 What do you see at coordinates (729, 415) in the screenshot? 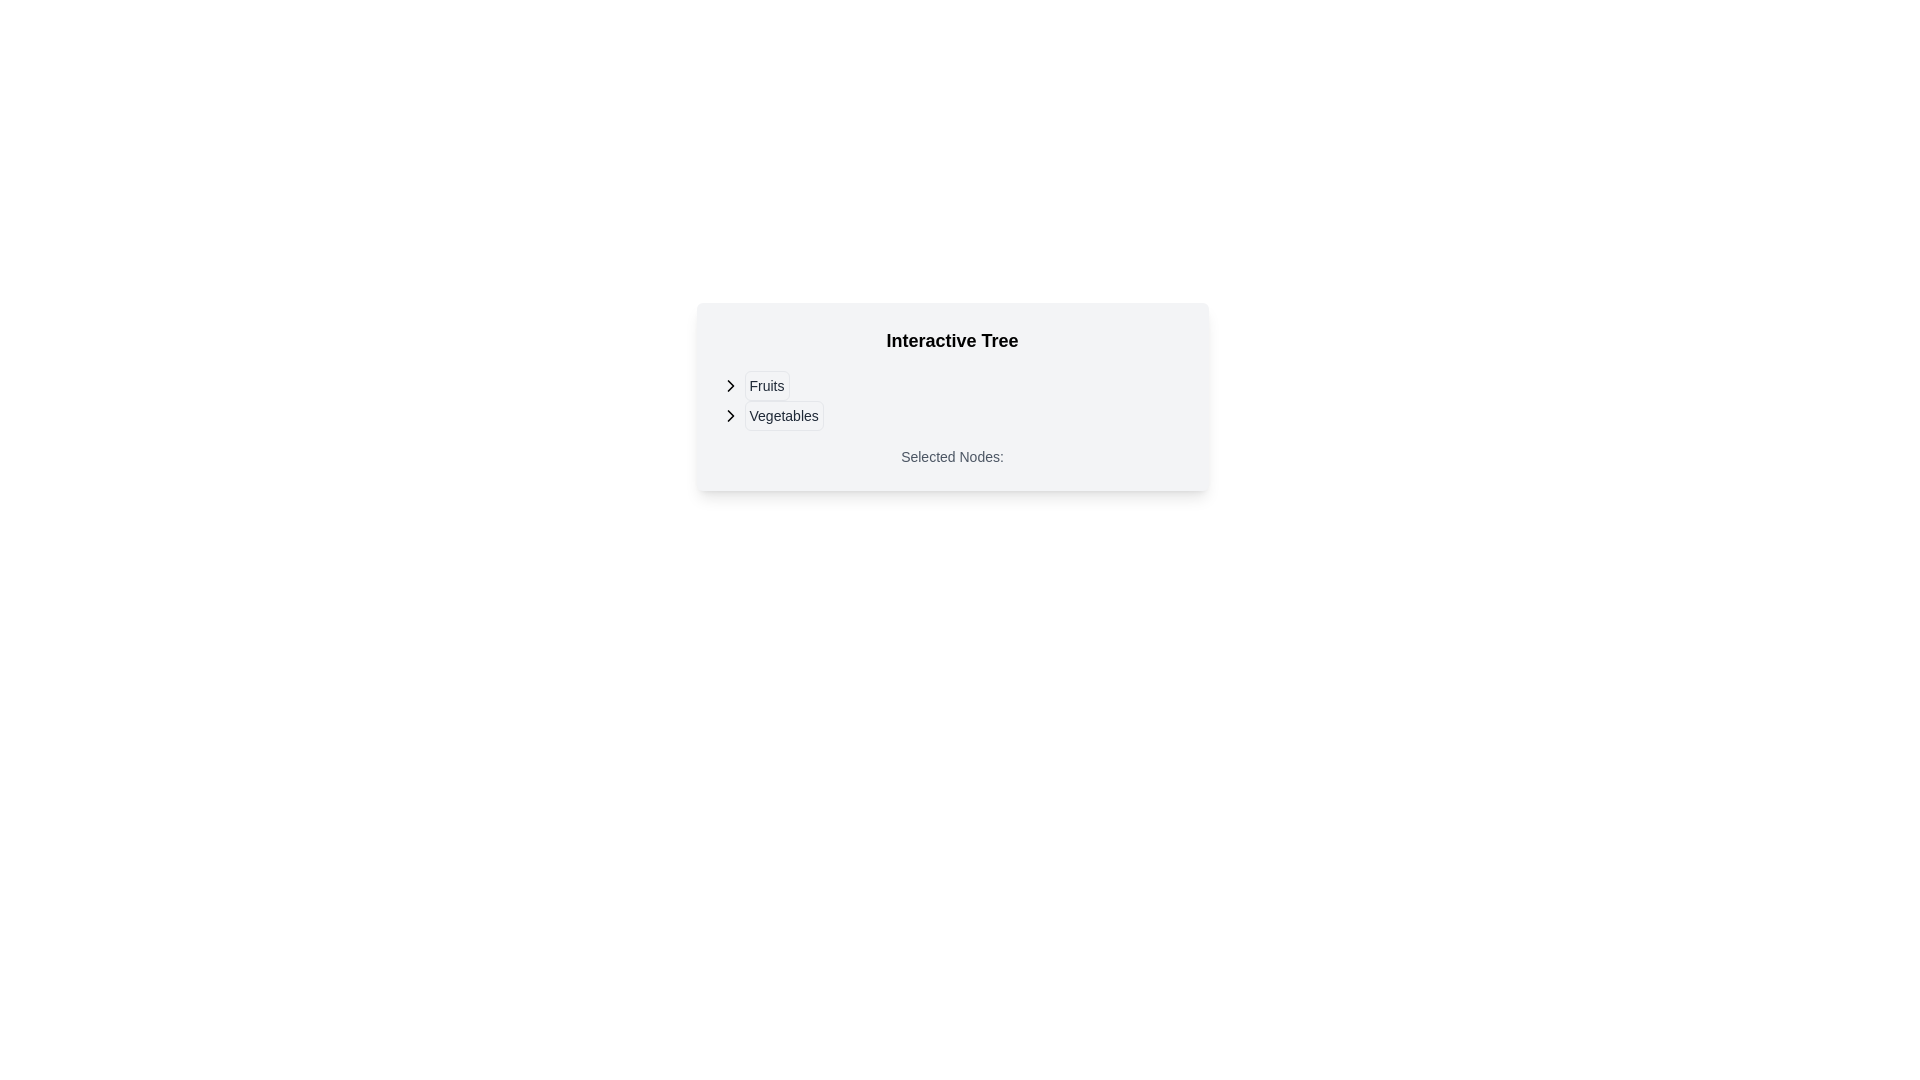
I see `the chevron-right icon` at bounding box center [729, 415].